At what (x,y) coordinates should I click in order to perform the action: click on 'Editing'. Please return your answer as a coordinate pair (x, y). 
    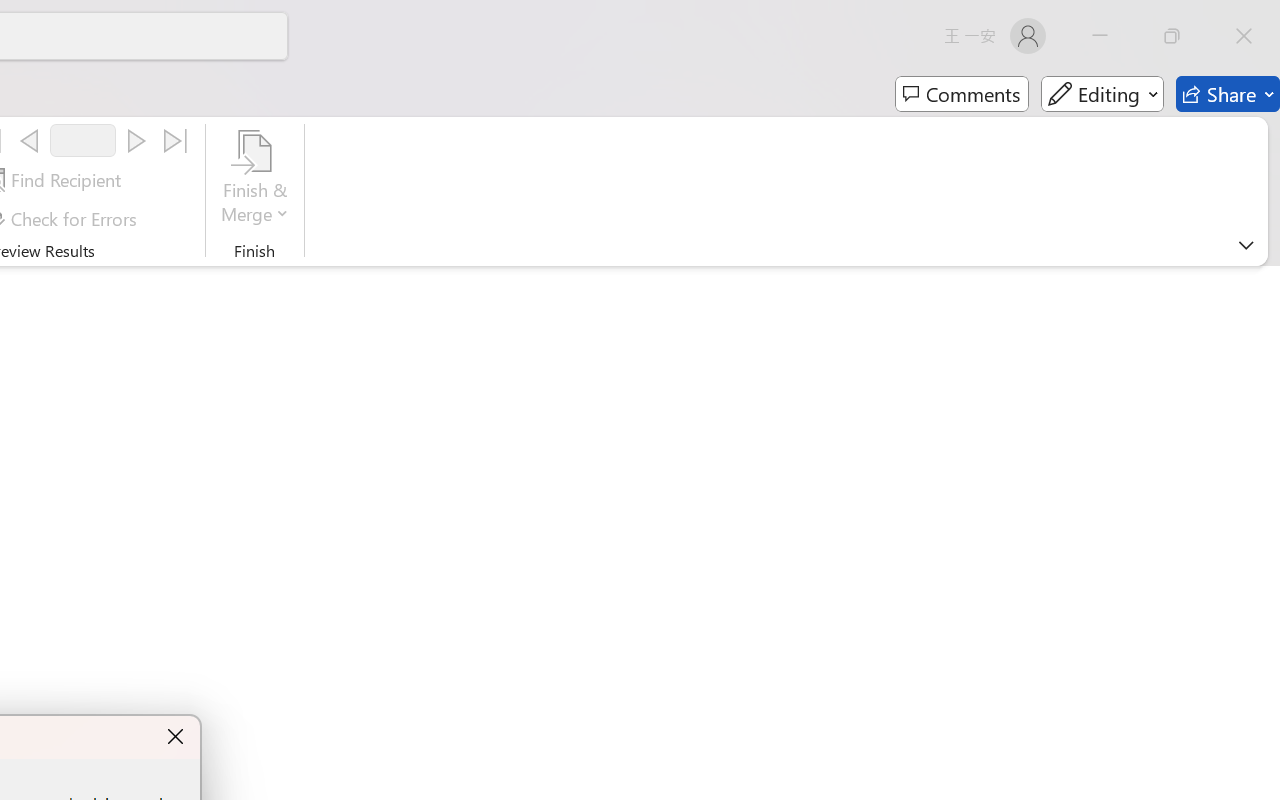
    Looking at the image, I should click on (1101, 94).